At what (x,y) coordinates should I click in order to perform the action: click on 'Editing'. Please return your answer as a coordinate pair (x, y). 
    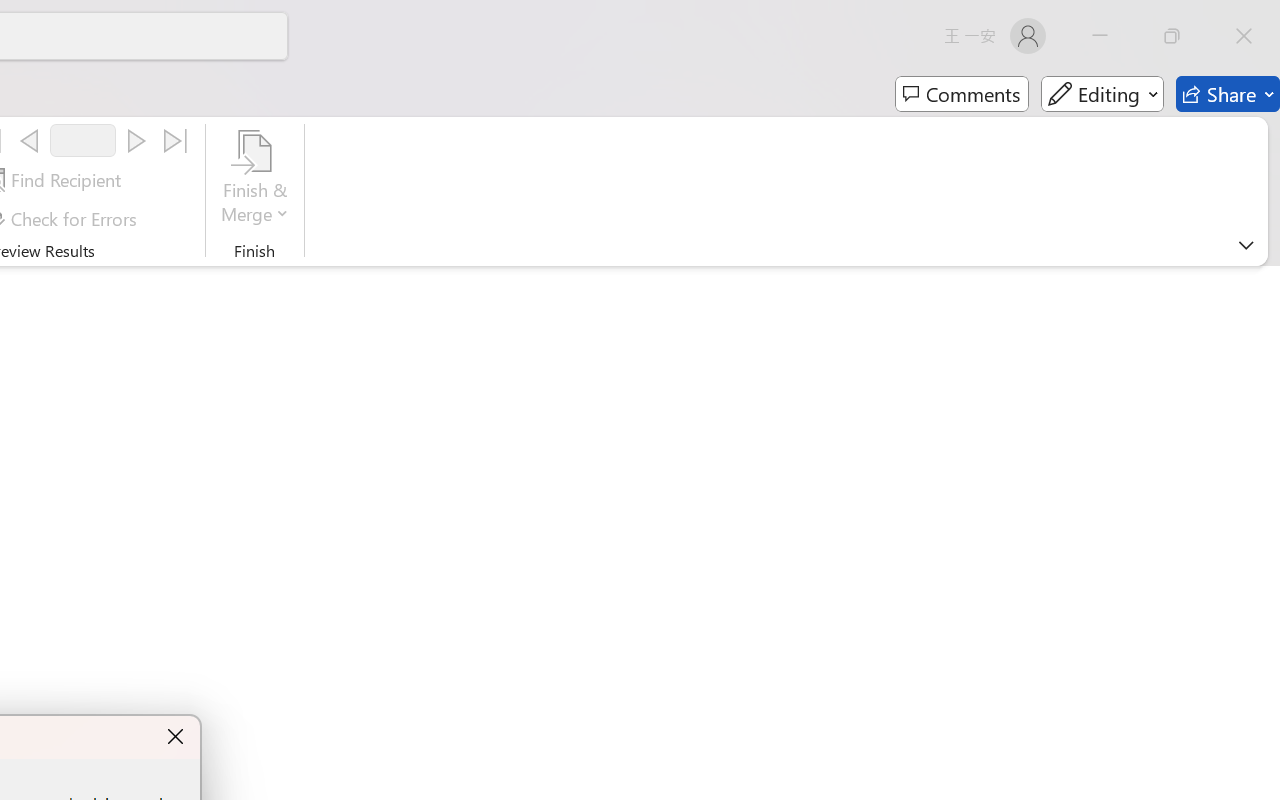
    Looking at the image, I should click on (1101, 94).